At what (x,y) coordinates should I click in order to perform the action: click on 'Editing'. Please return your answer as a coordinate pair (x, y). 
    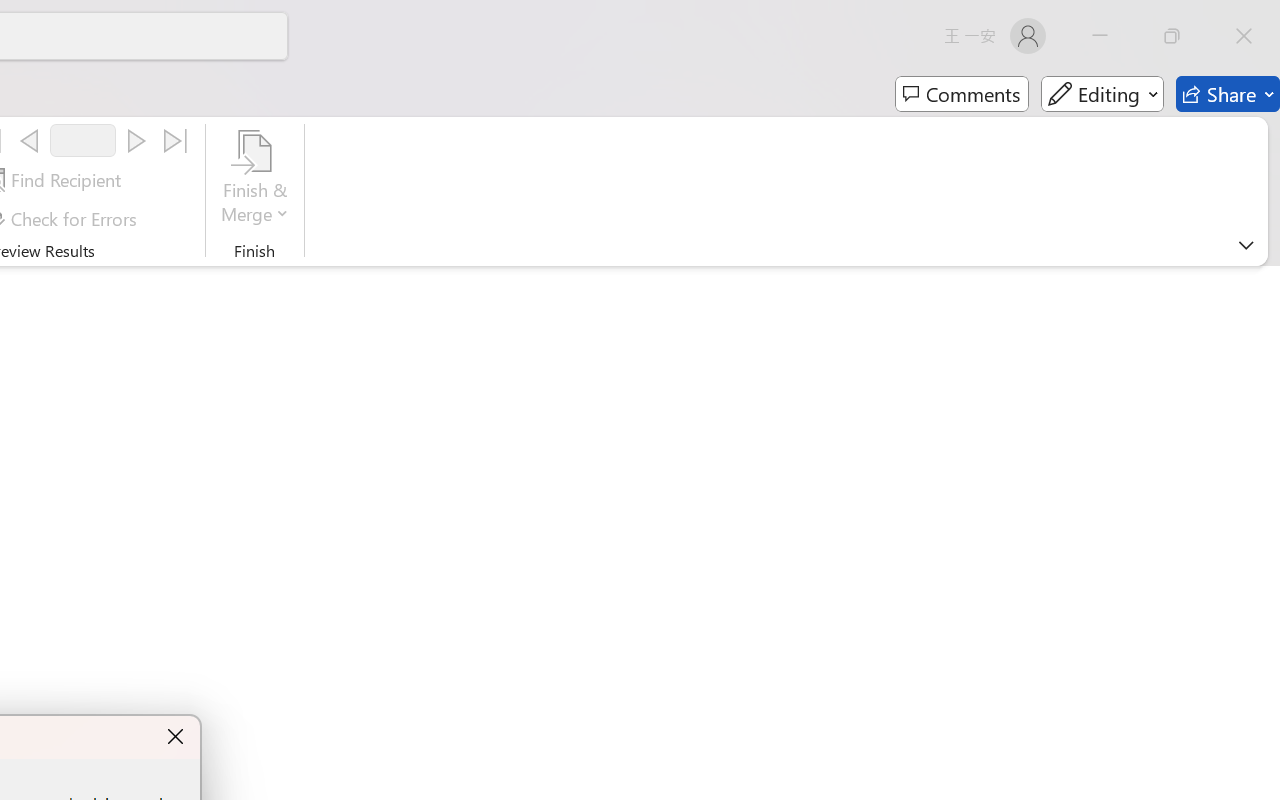
    Looking at the image, I should click on (1101, 94).